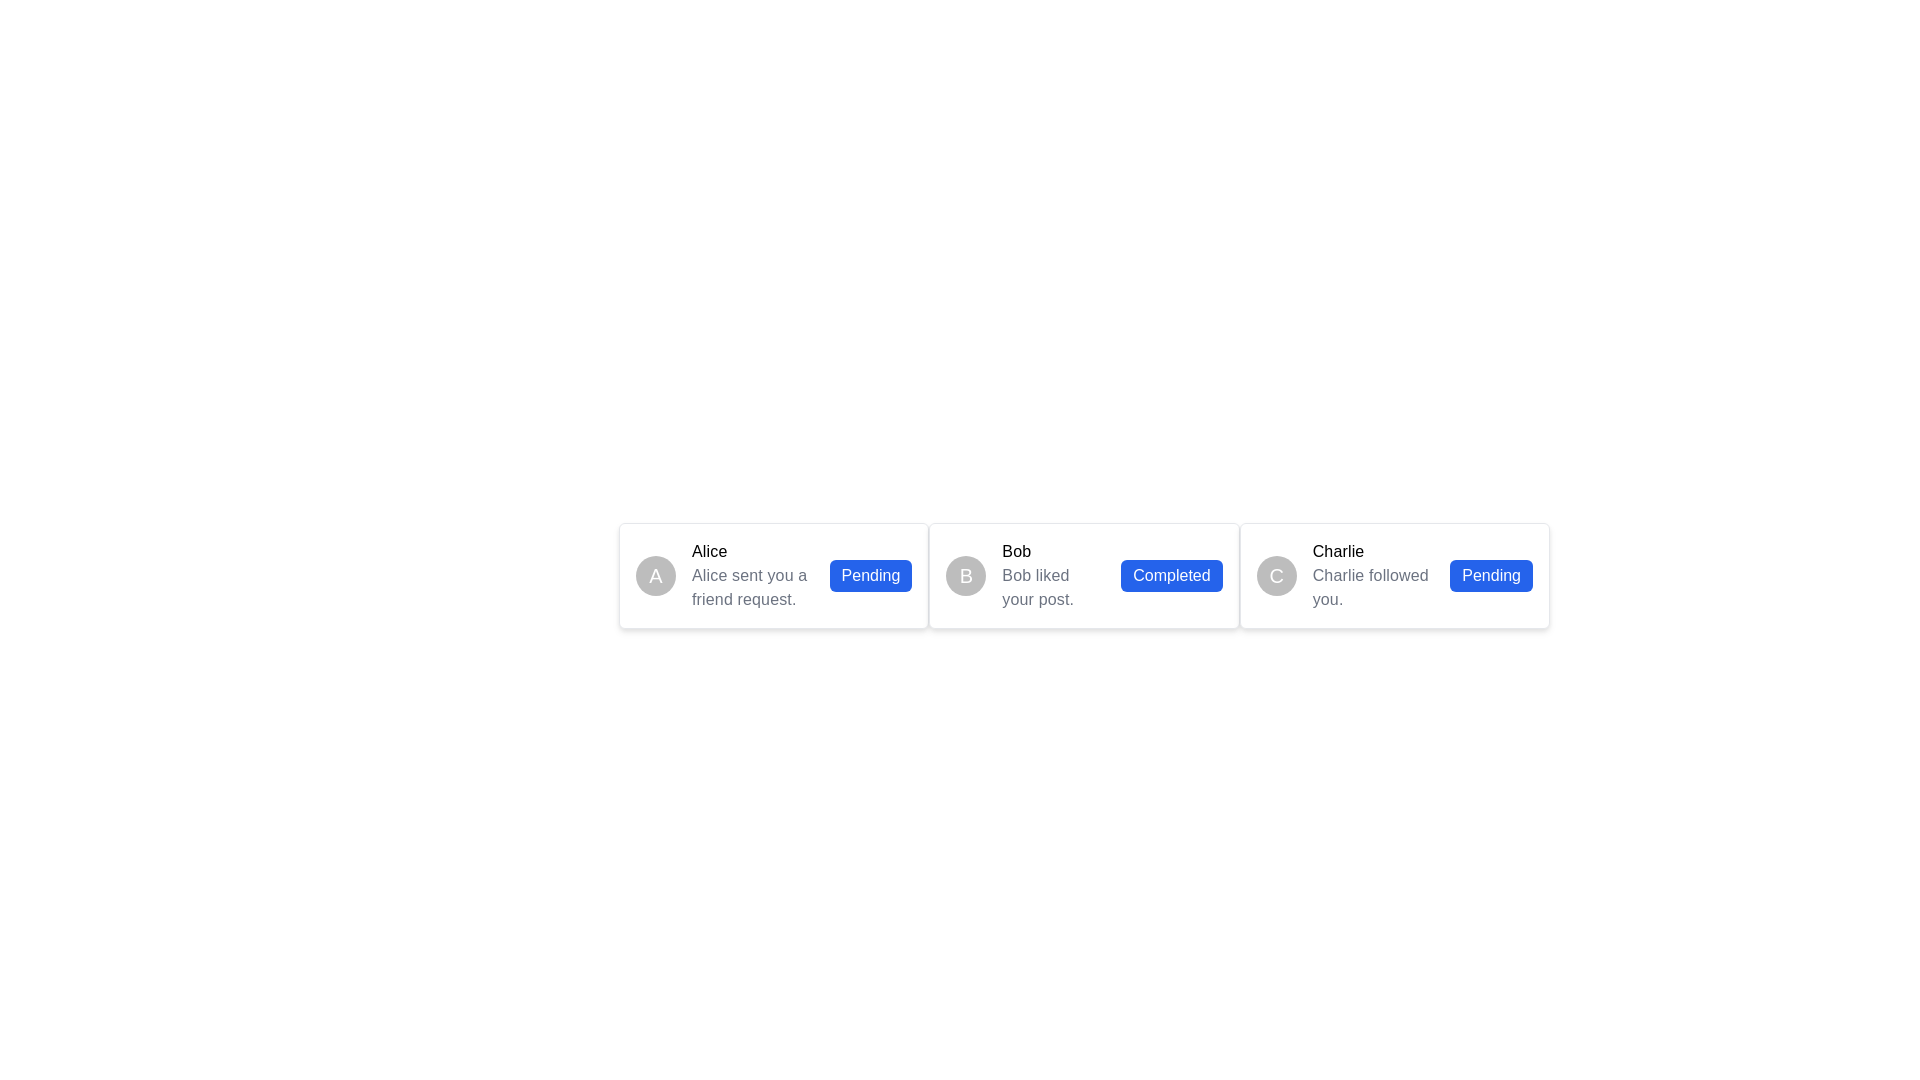 This screenshot has width=1920, height=1080. Describe the element at coordinates (656, 575) in the screenshot. I see `the circular avatar representing user 'Alice'` at that location.